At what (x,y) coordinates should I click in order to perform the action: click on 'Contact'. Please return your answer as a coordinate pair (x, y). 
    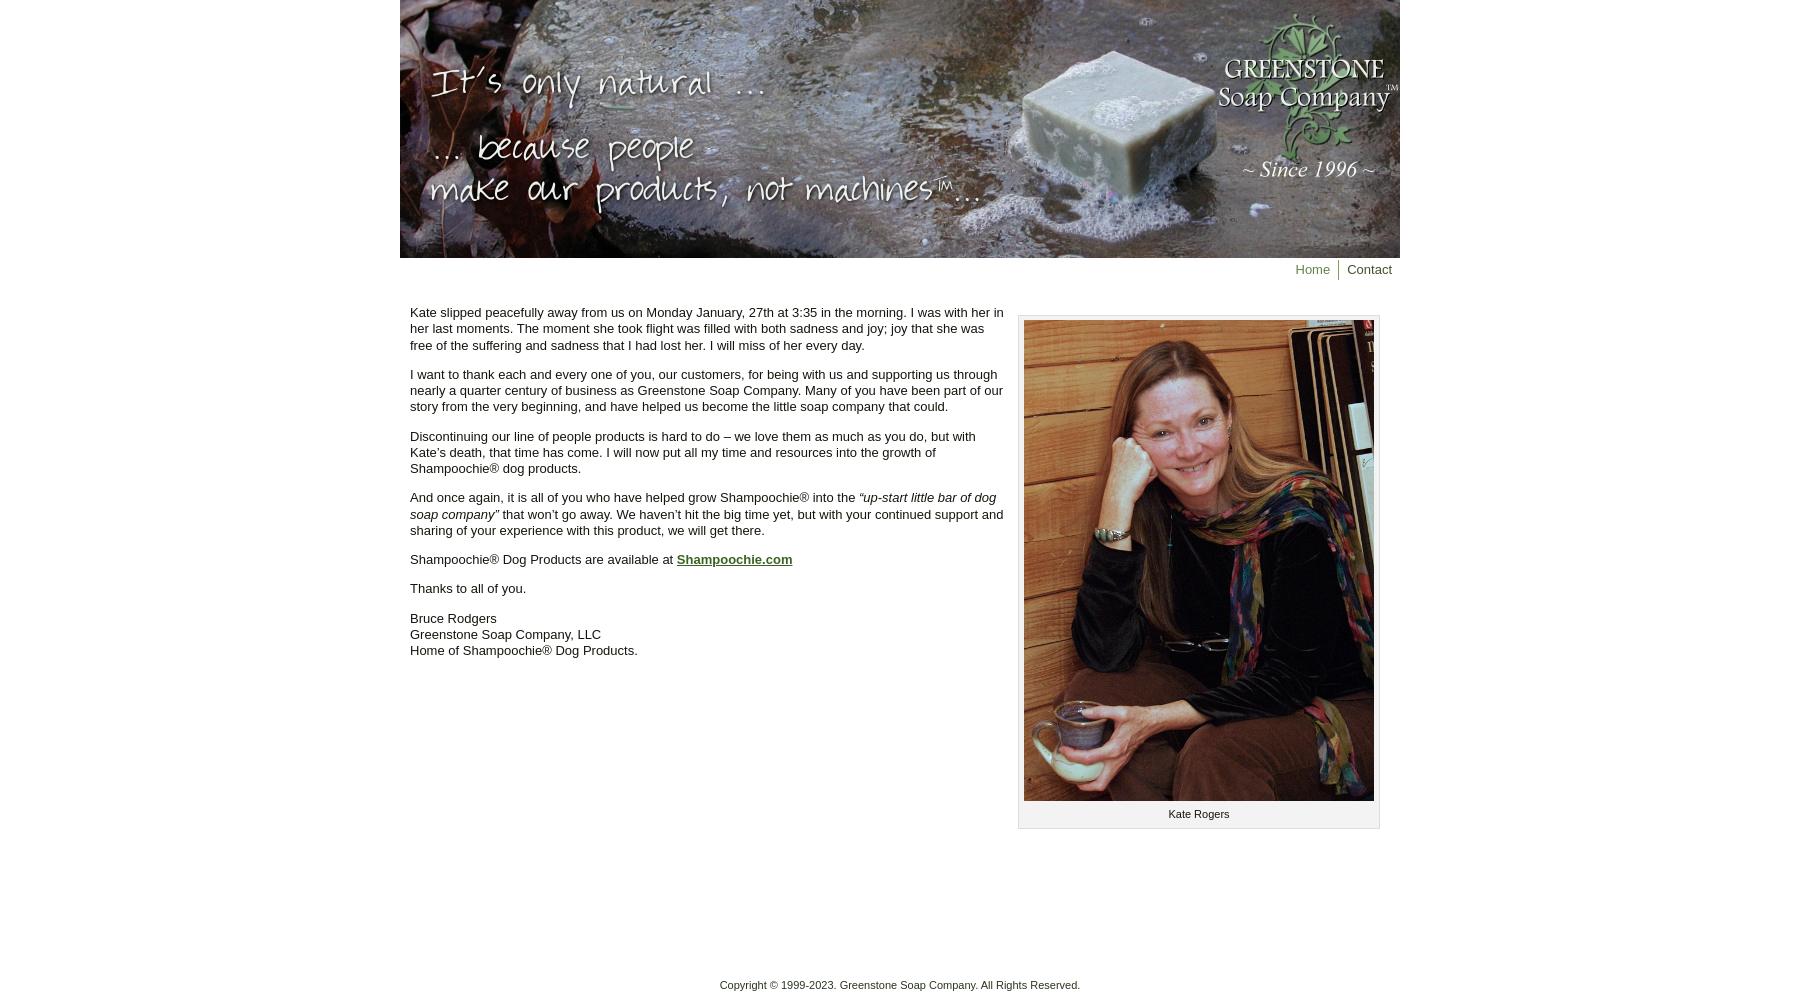
    Looking at the image, I should click on (1346, 269).